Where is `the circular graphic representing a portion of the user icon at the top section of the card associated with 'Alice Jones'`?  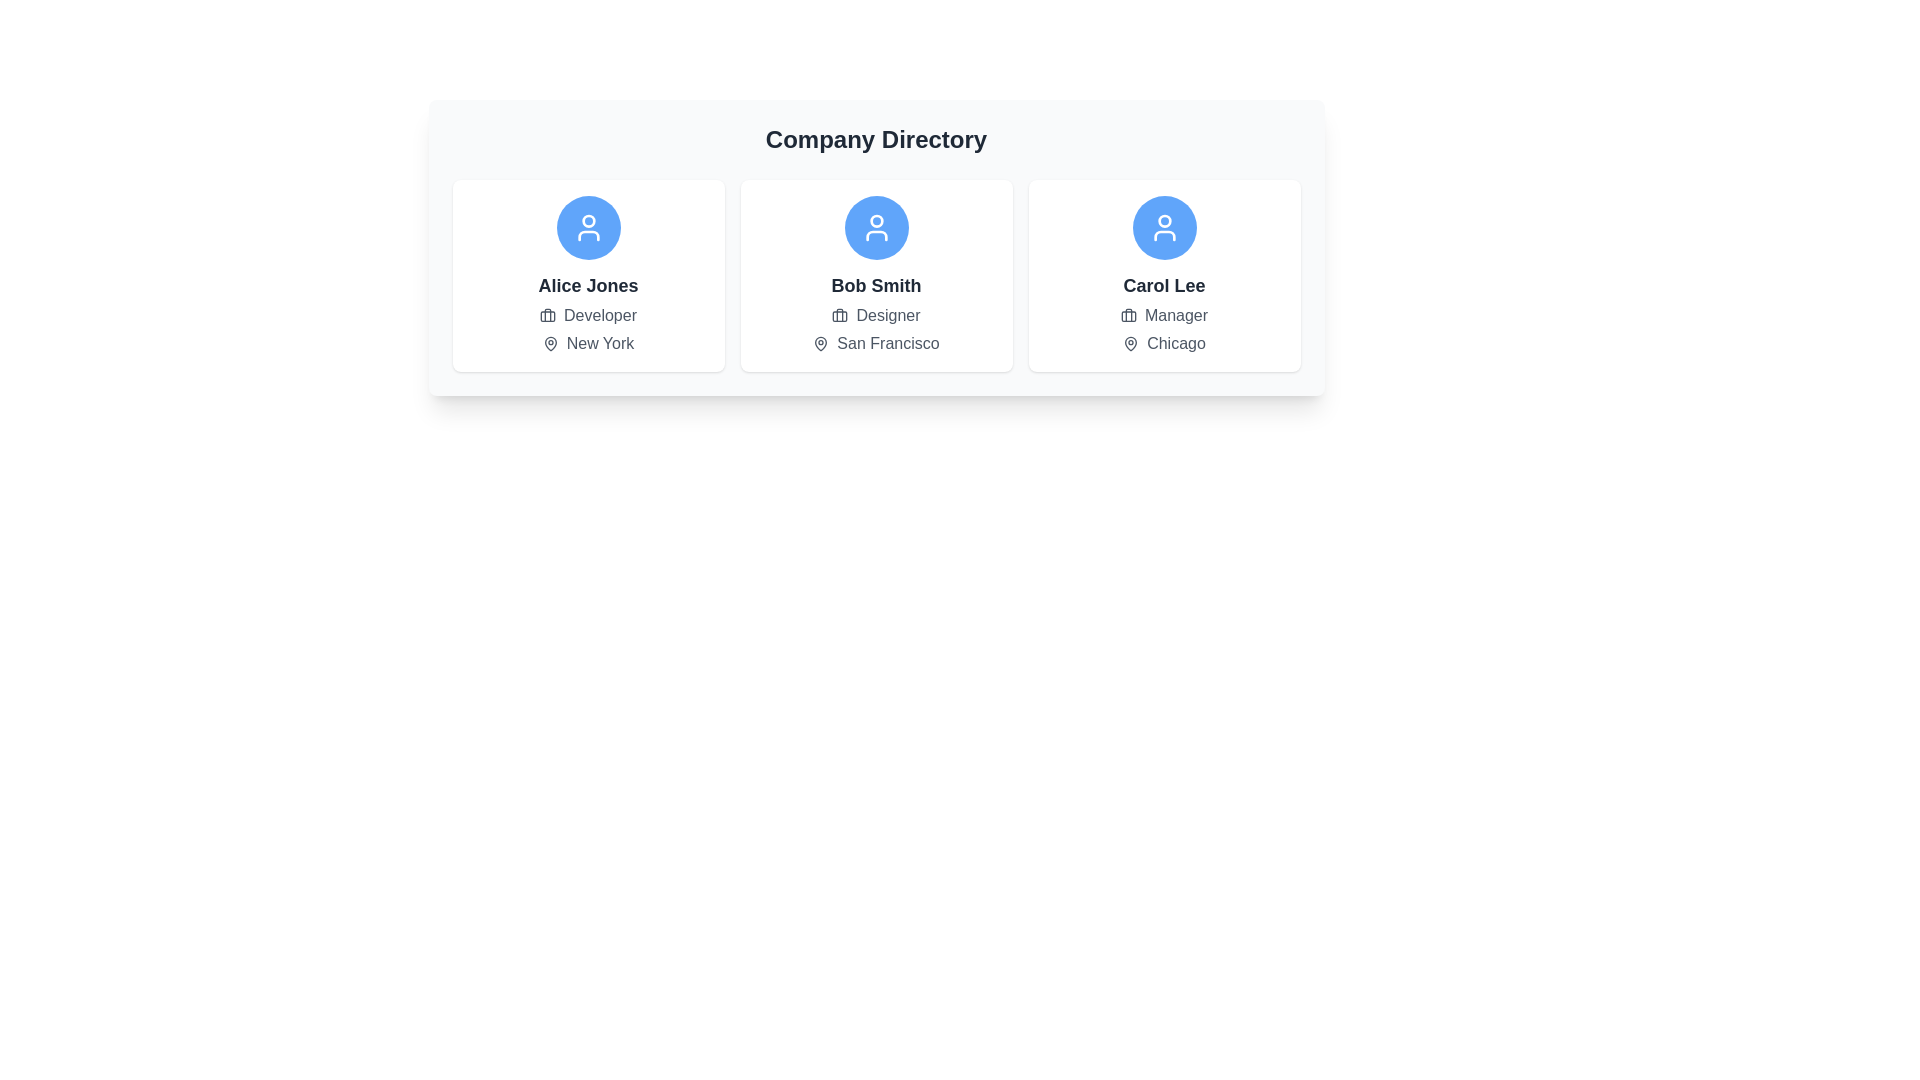 the circular graphic representing a portion of the user icon at the top section of the card associated with 'Alice Jones' is located at coordinates (587, 221).